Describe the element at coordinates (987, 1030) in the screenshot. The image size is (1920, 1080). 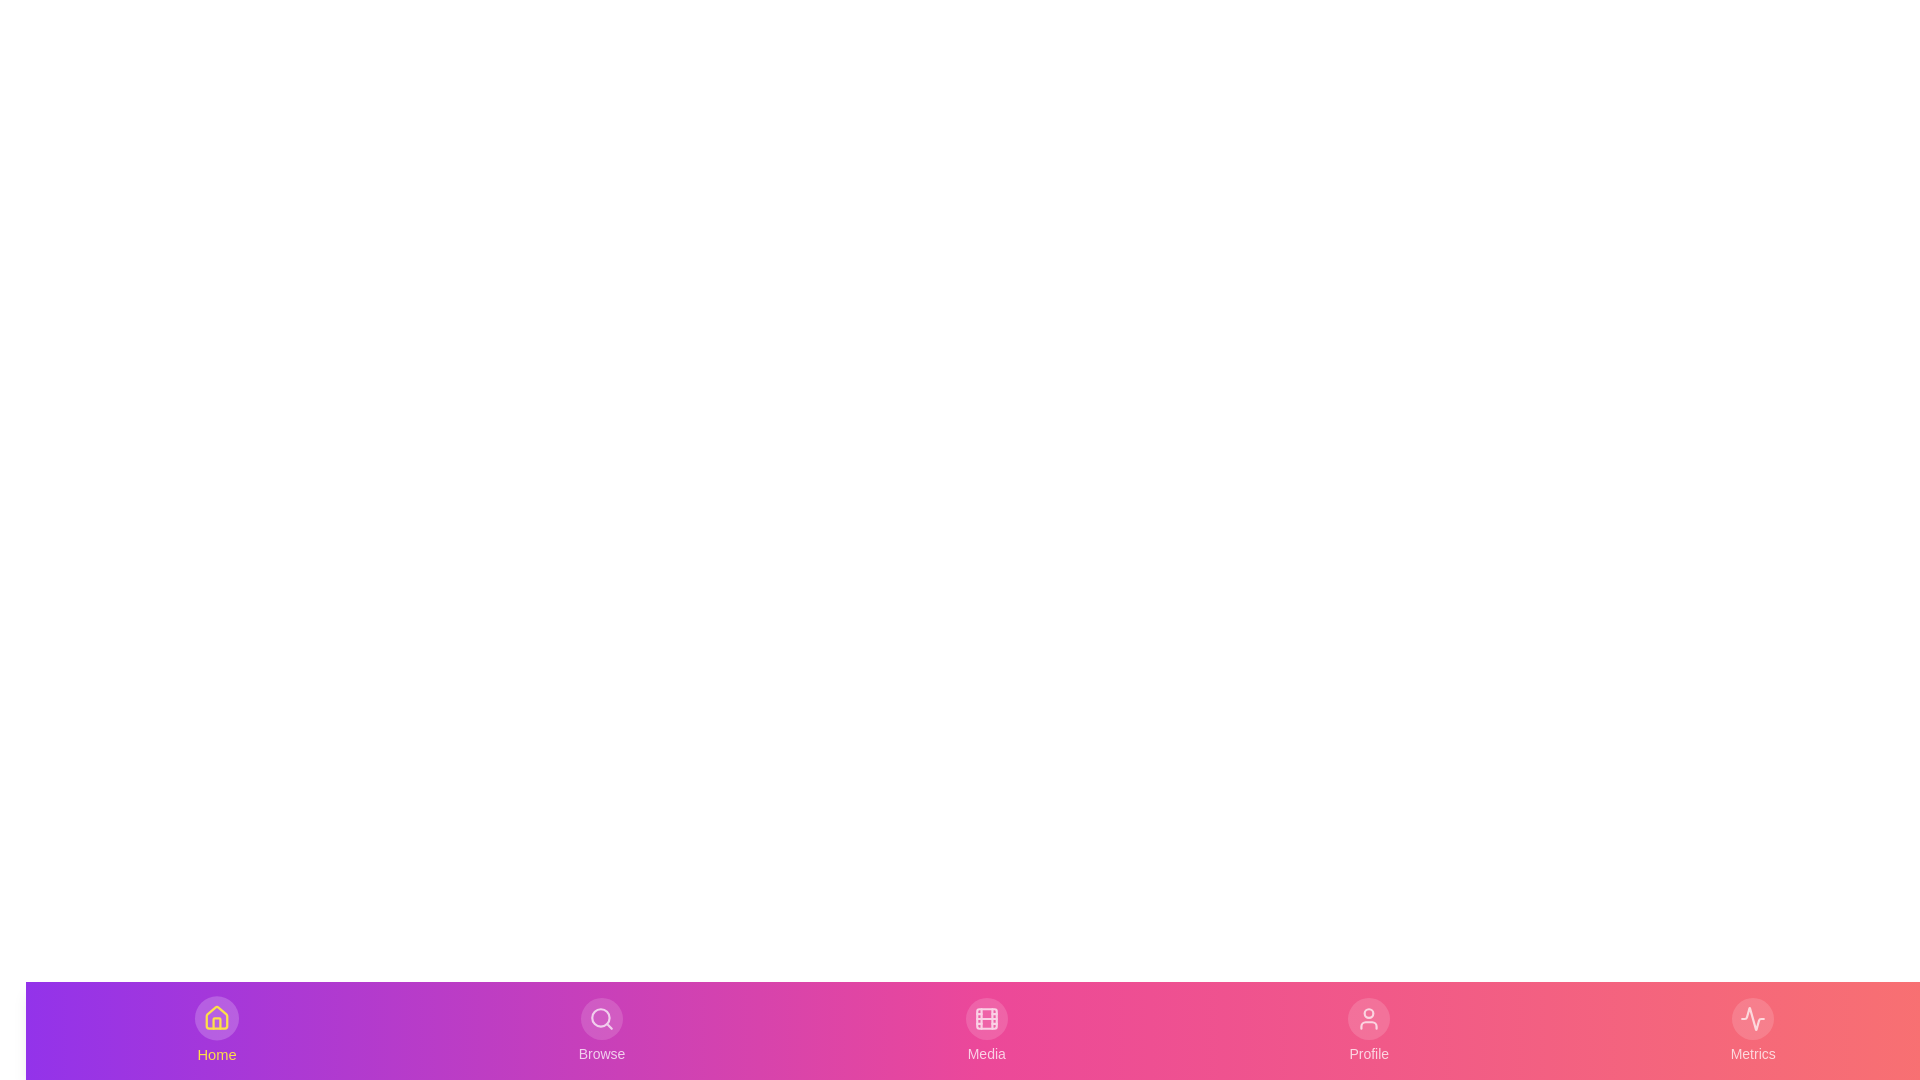
I see `the Media tab to activate it` at that location.